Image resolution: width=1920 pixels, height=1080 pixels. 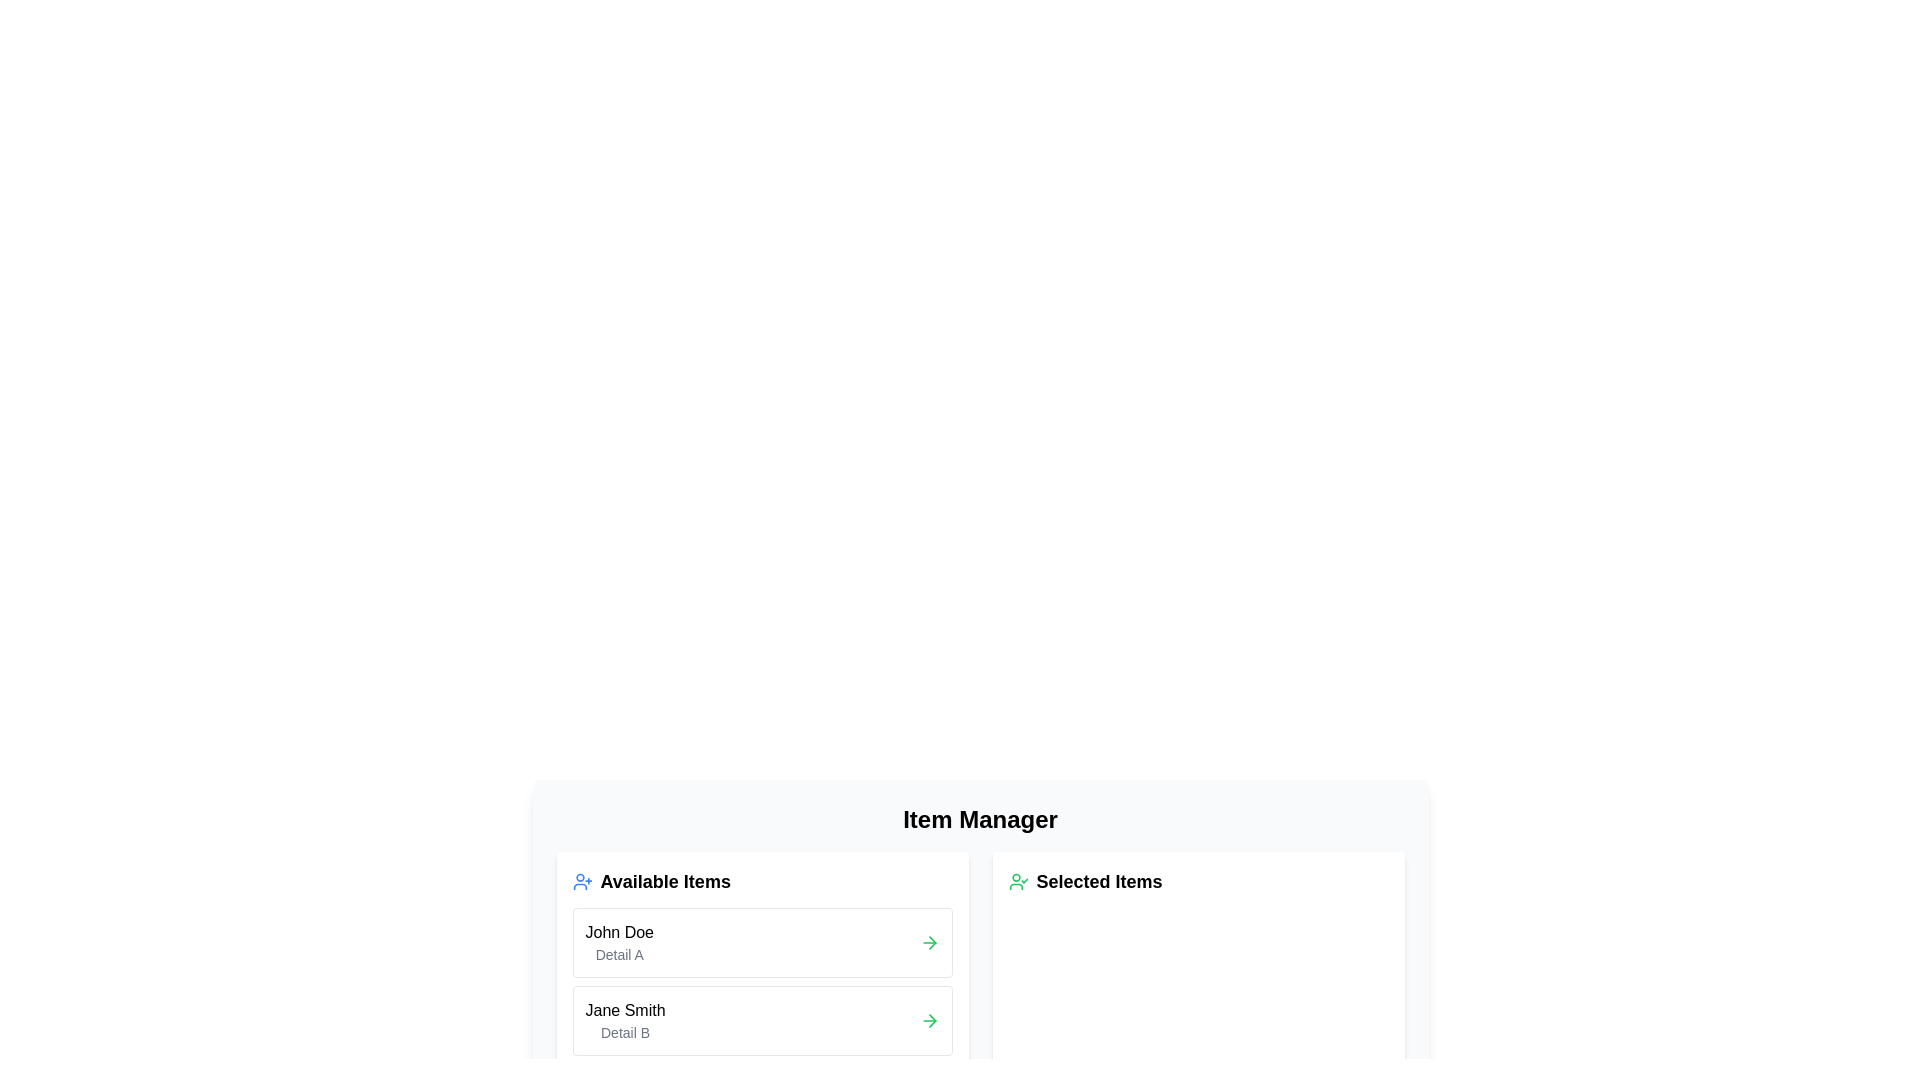 What do you see at coordinates (618, 954) in the screenshot?
I see `the Text label located below 'John Doe' in the 'Available Items' section` at bounding box center [618, 954].